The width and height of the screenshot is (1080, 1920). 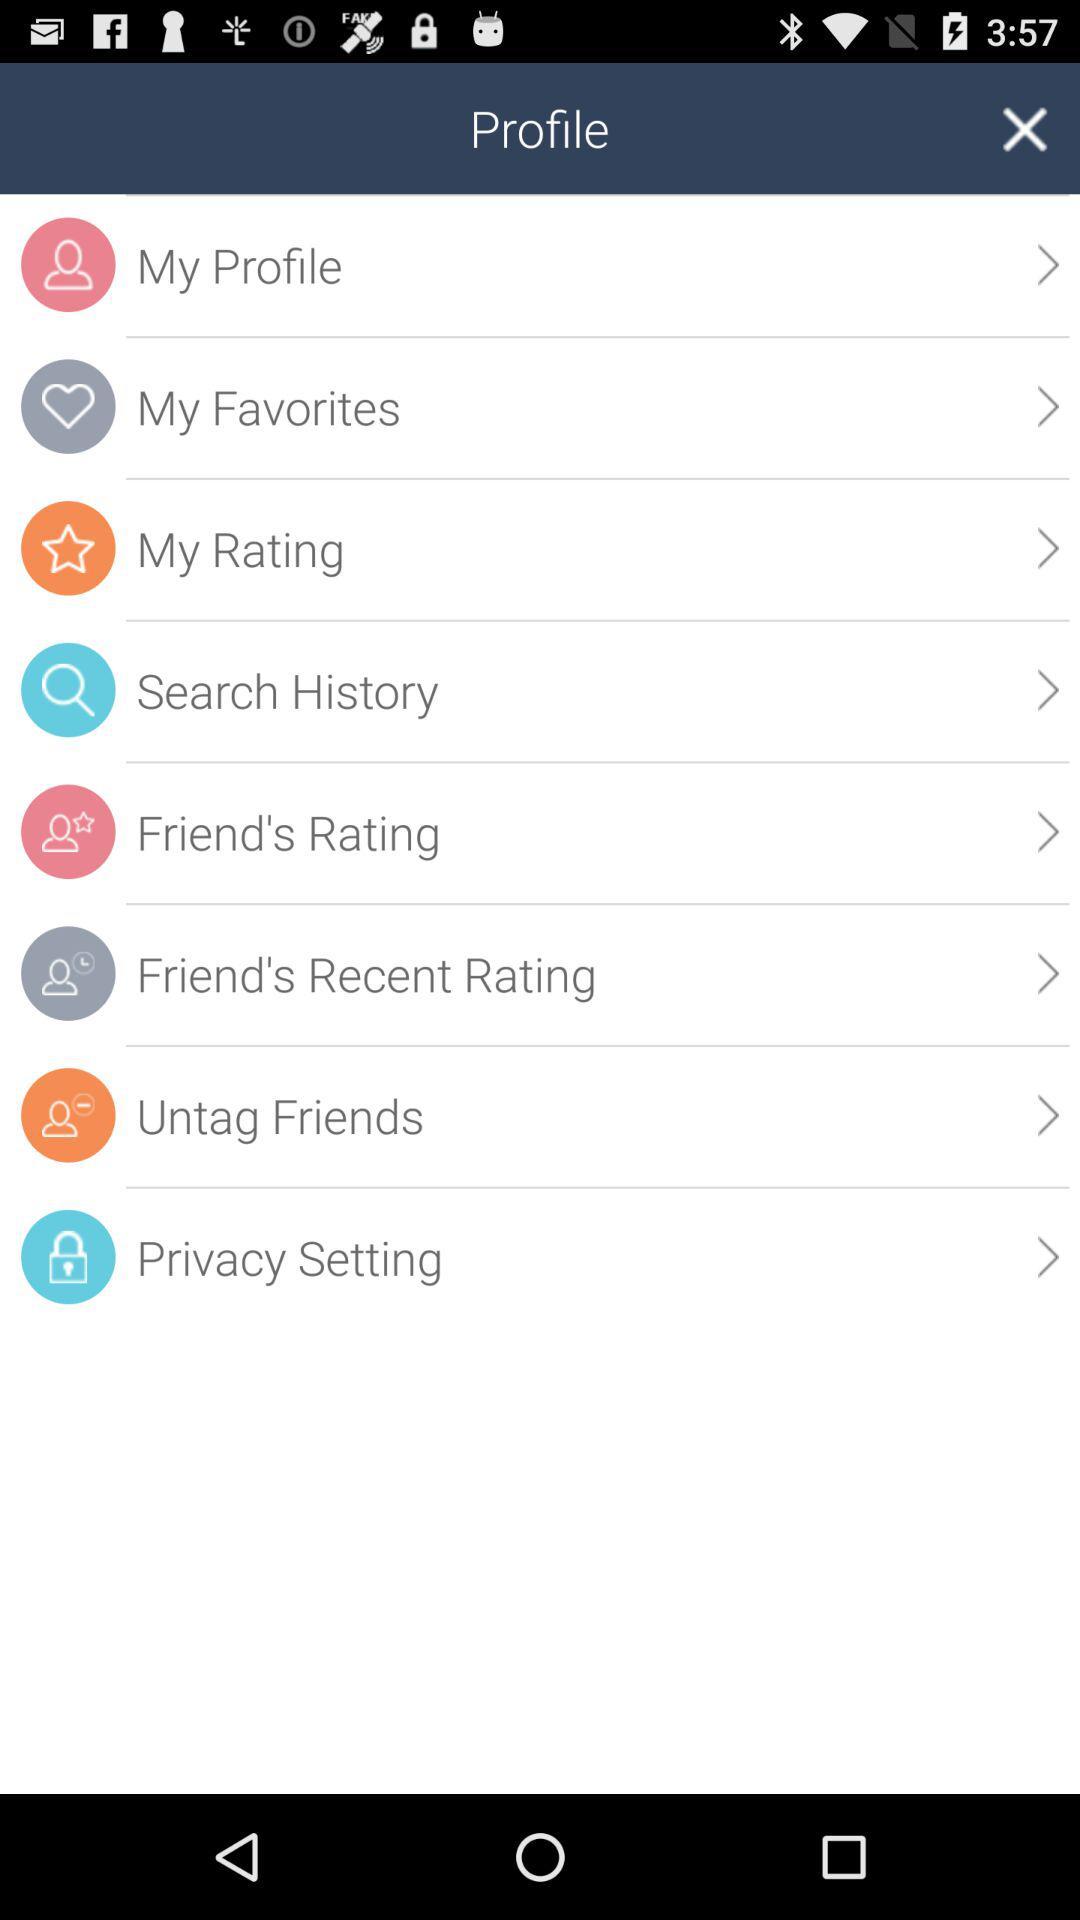 I want to click on my favorites icon, so click(x=67, y=405).